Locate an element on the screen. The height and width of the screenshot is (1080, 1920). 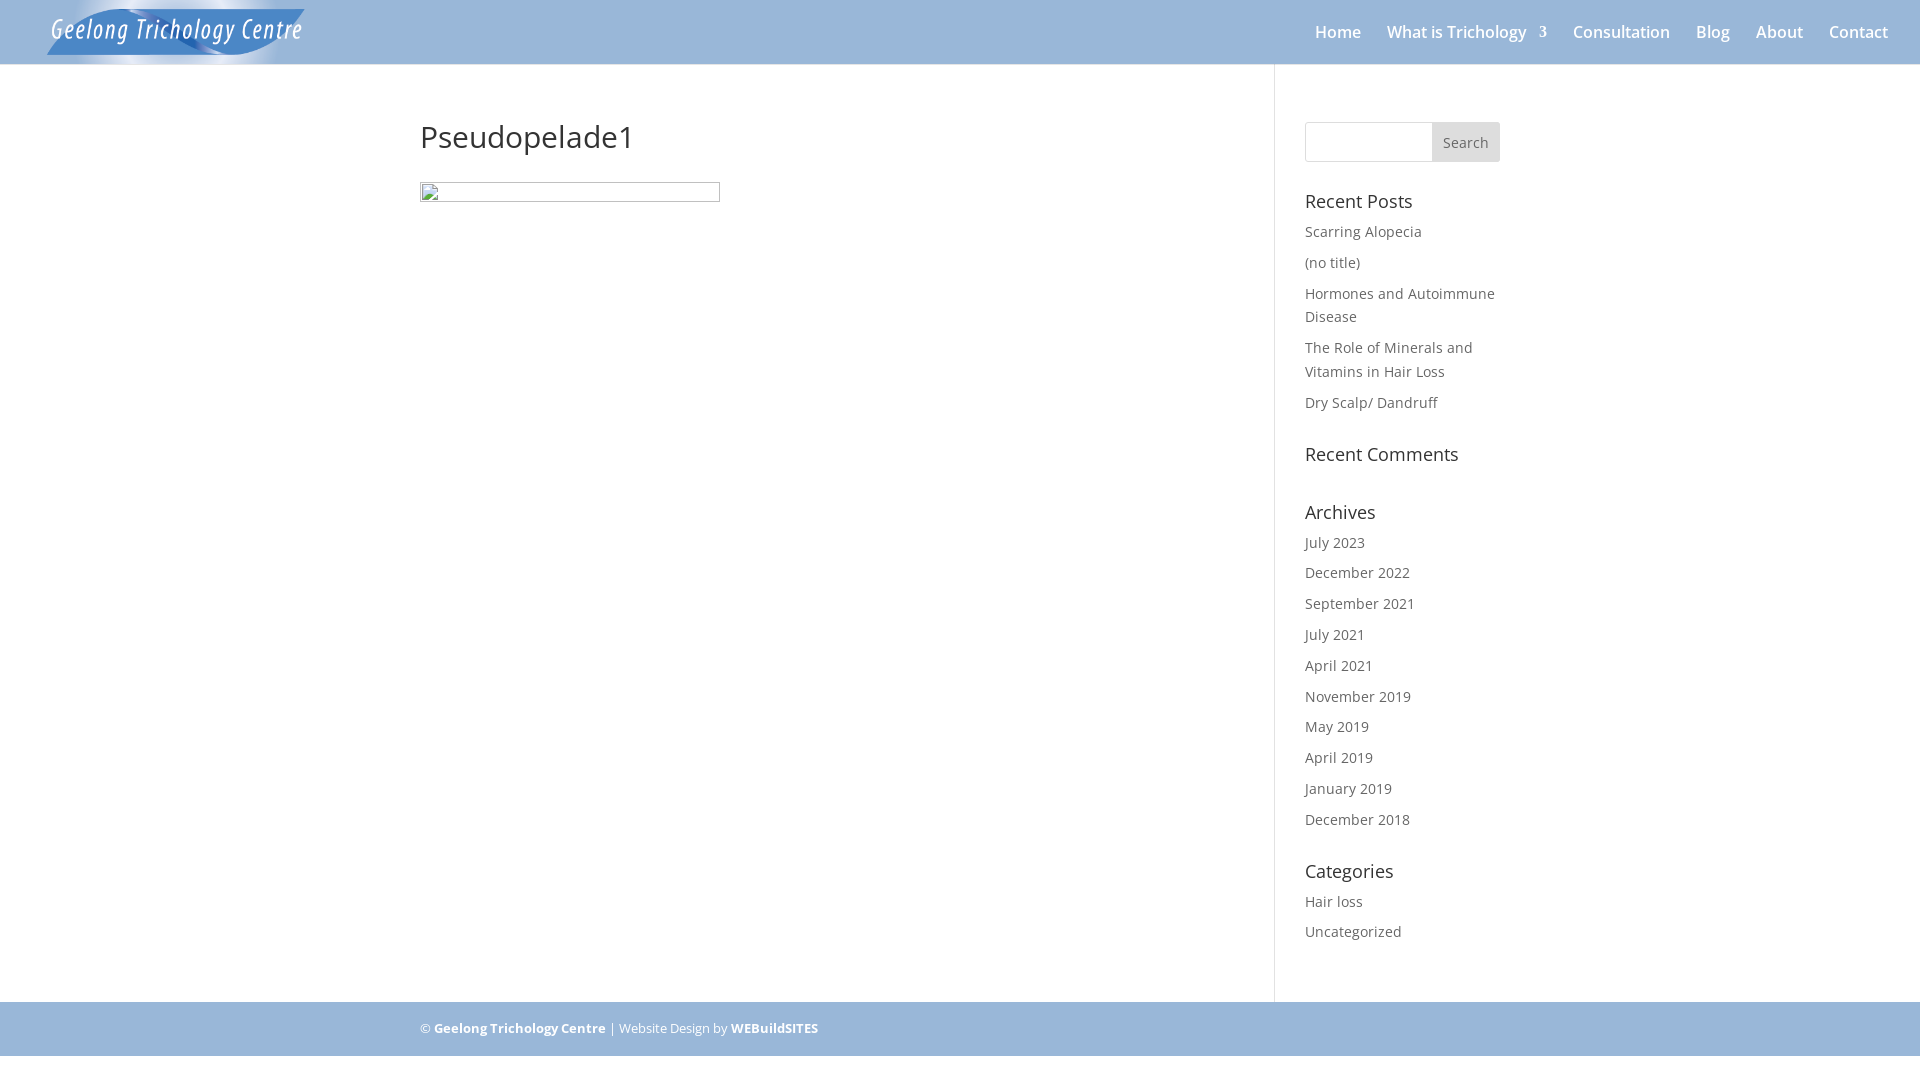
'November 2019' is located at coordinates (1358, 695).